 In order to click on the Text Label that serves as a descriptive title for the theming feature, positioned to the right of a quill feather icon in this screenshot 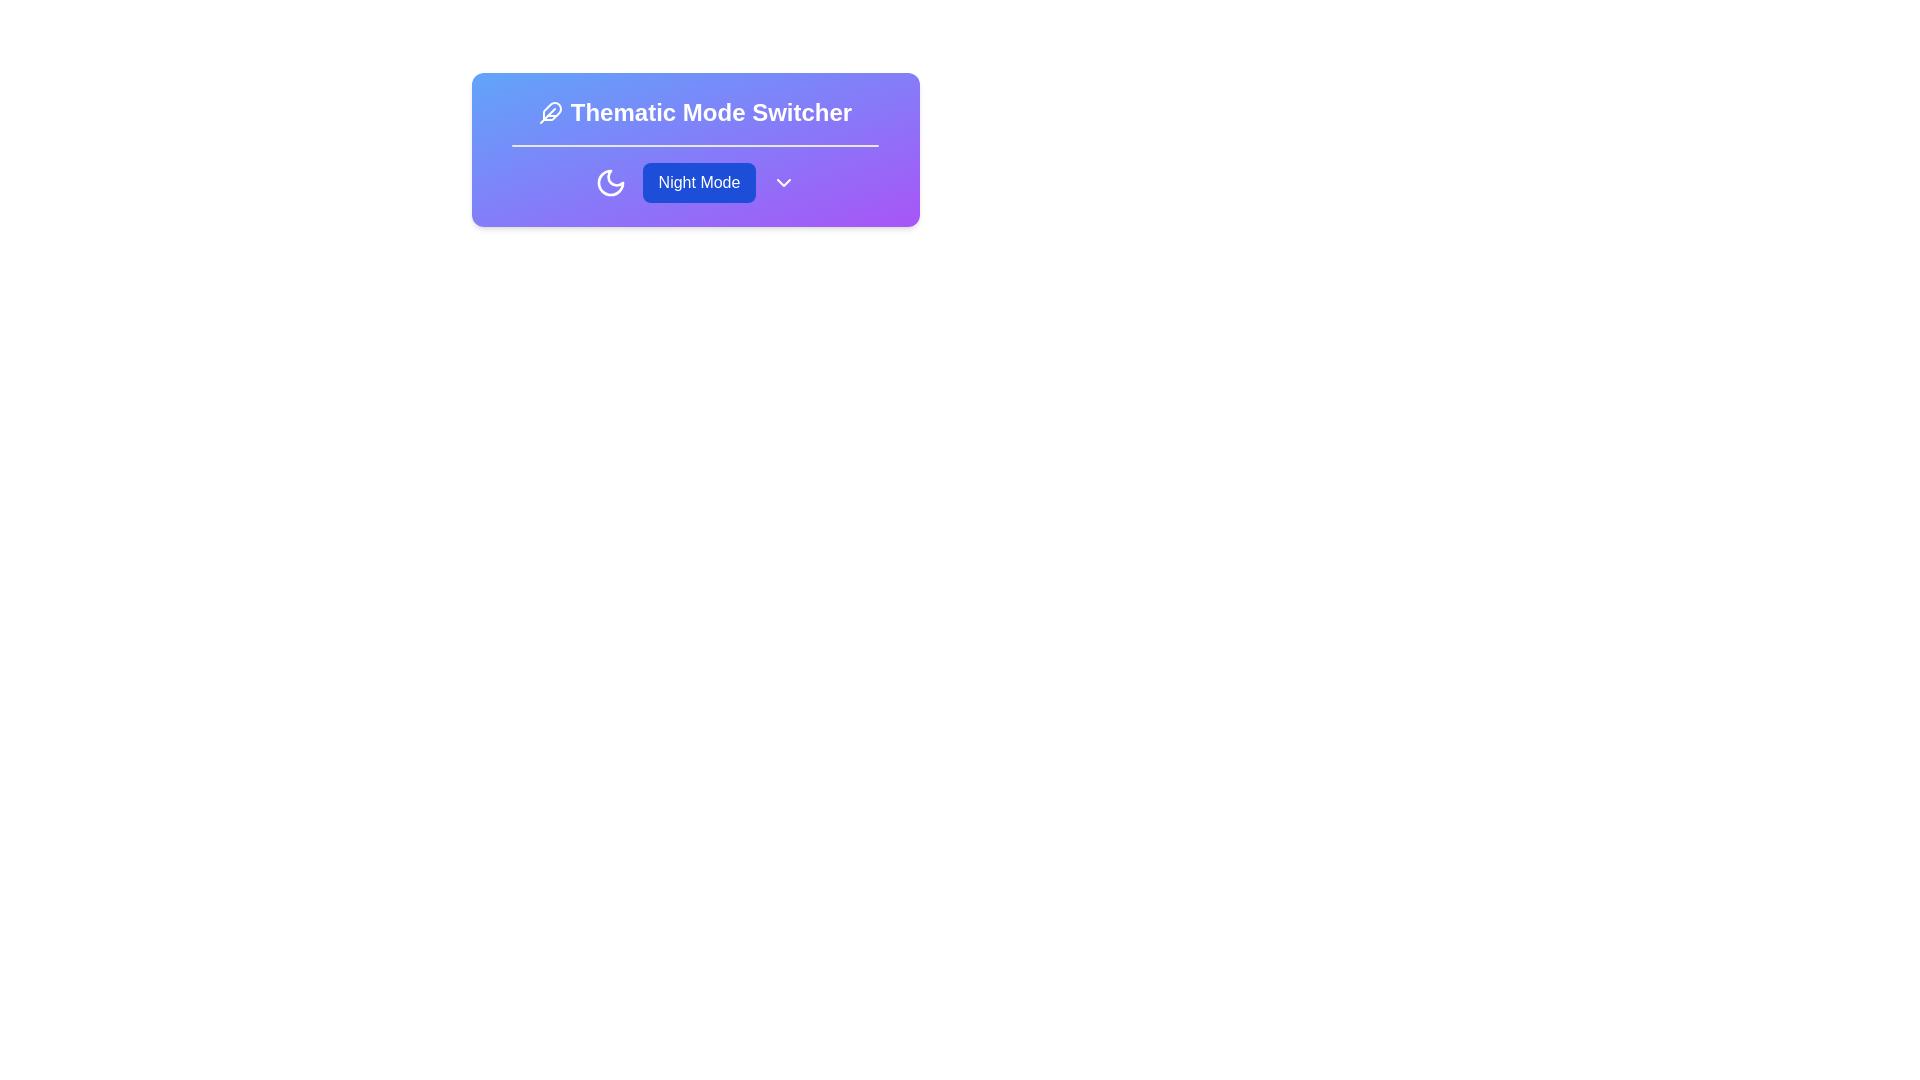, I will do `click(711, 112)`.